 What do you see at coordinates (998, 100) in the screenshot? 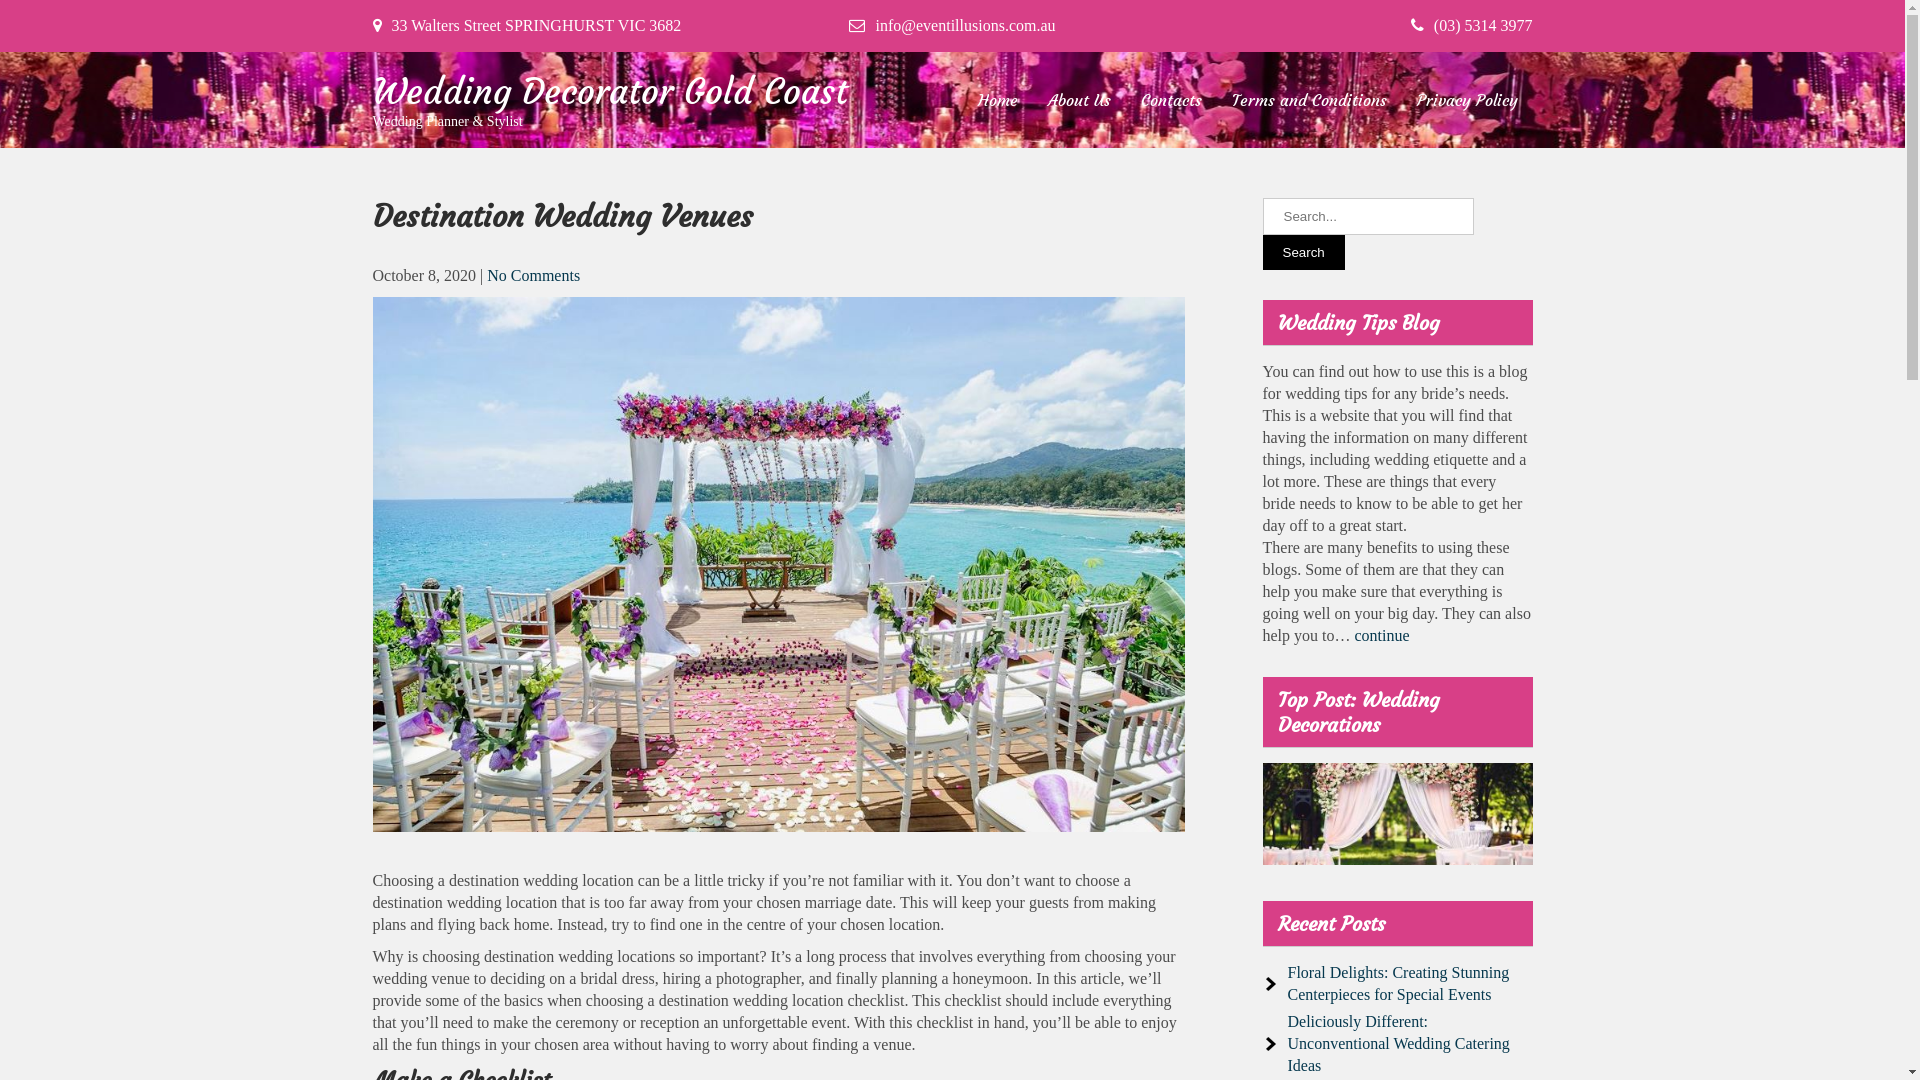
I see `'Home'` at bounding box center [998, 100].